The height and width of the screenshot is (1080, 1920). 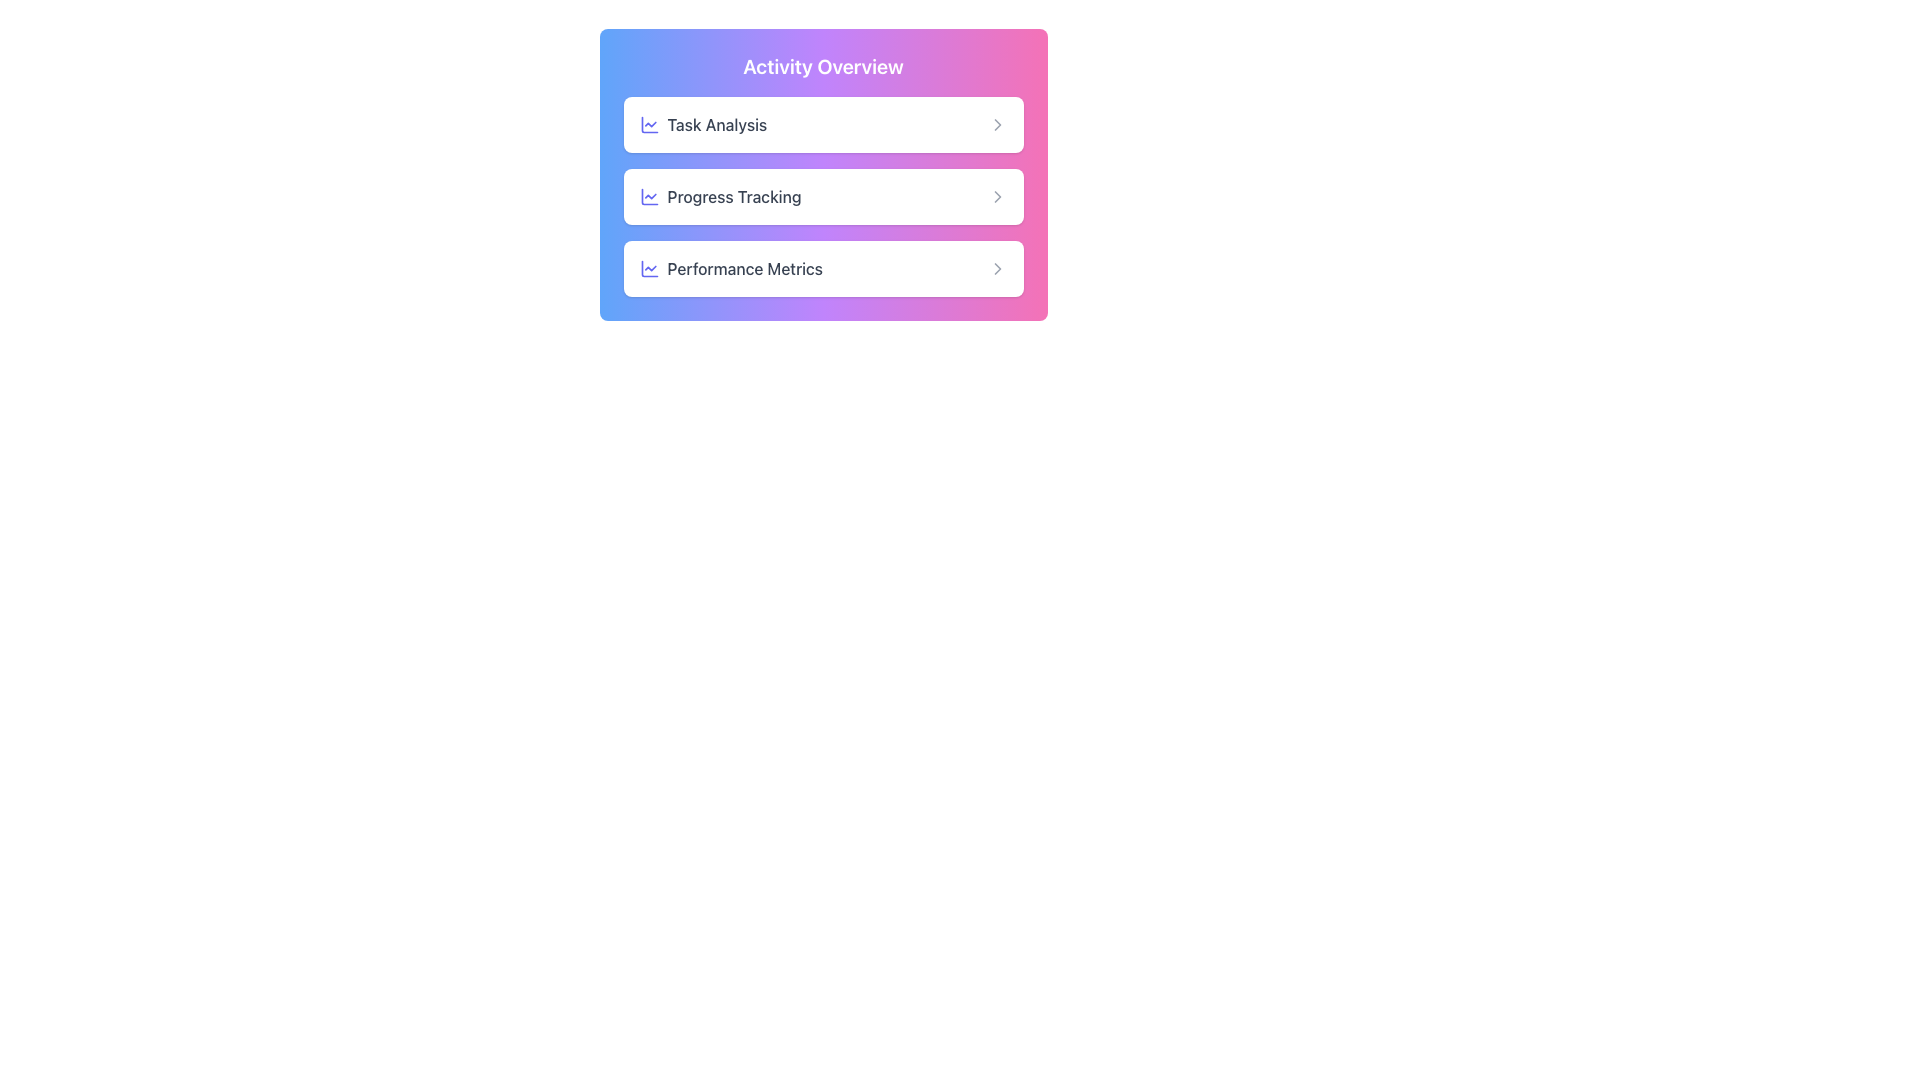 What do you see at coordinates (649, 196) in the screenshot?
I see `the icon representing 'Progress Tracking' located in the second row of the 'Activity Overview' card` at bounding box center [649, 196].